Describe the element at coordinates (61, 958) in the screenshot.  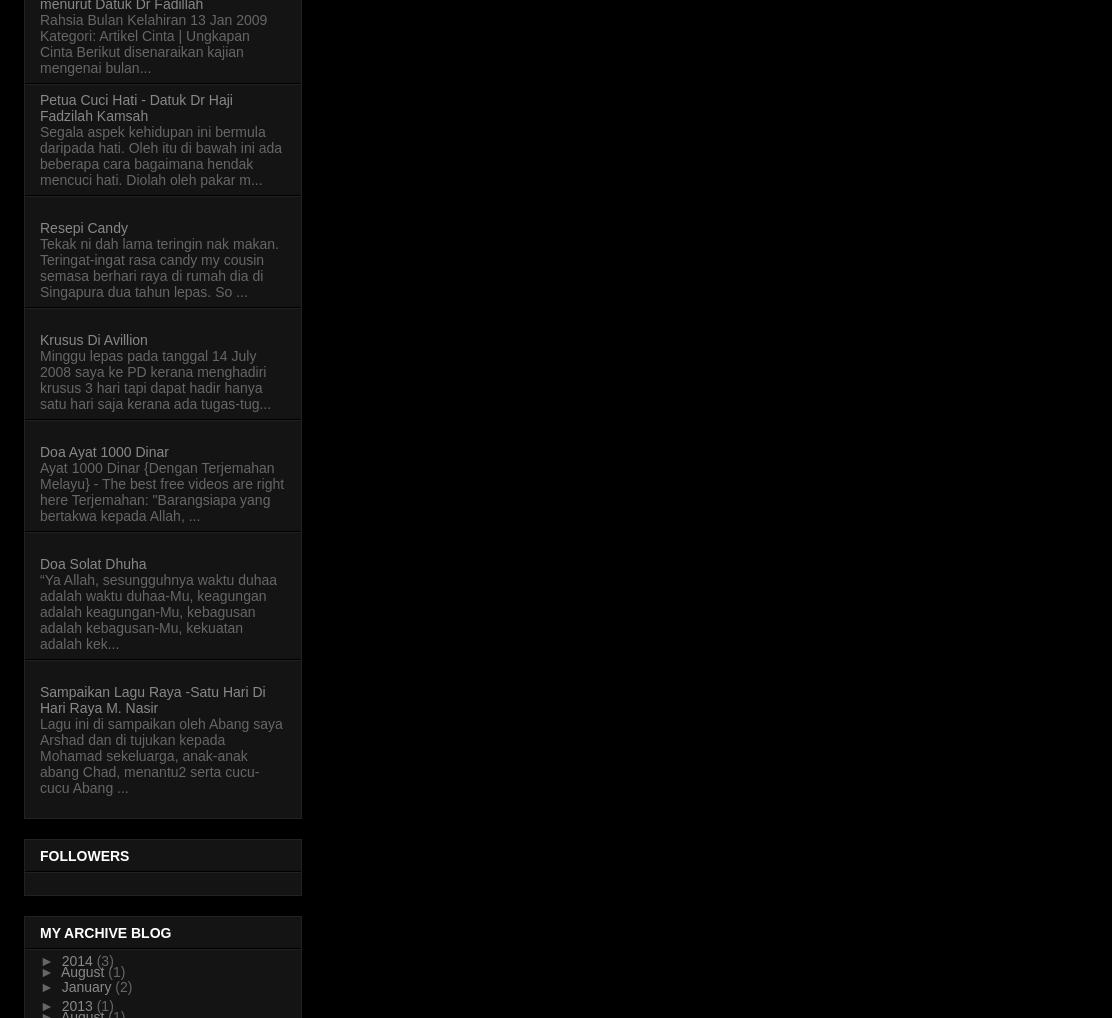
I see `'2014'` at that location.